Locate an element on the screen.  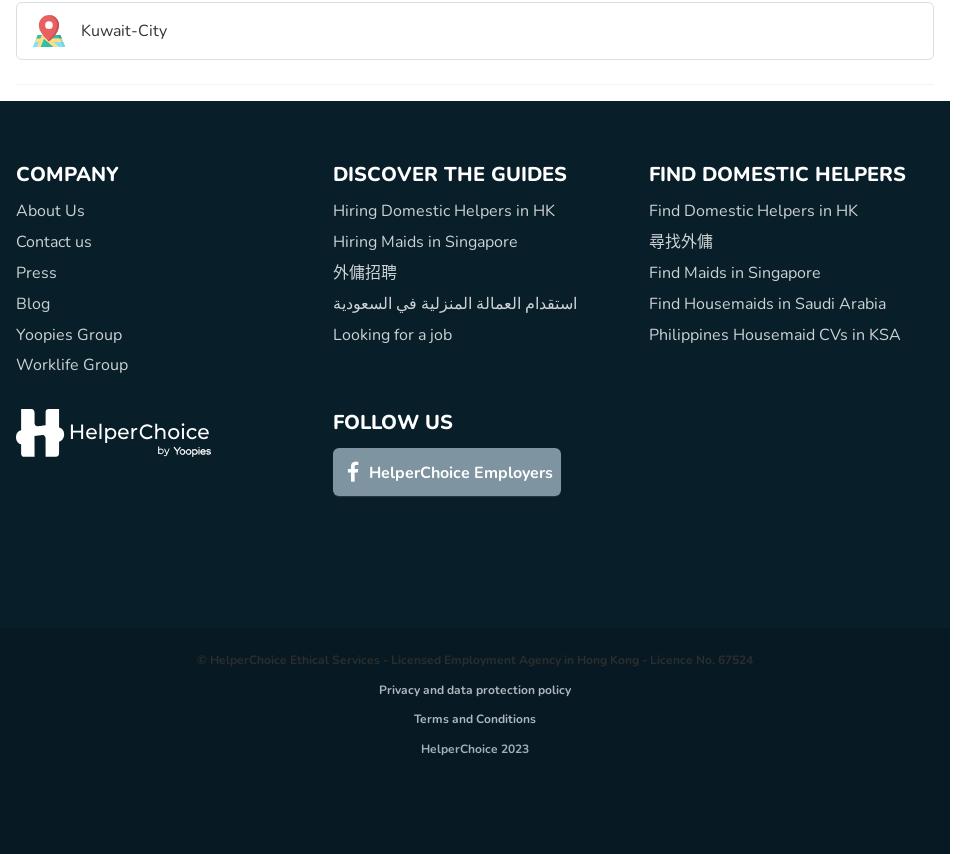
'Privacy and data protection policy' is located at coordinates (474, 688).